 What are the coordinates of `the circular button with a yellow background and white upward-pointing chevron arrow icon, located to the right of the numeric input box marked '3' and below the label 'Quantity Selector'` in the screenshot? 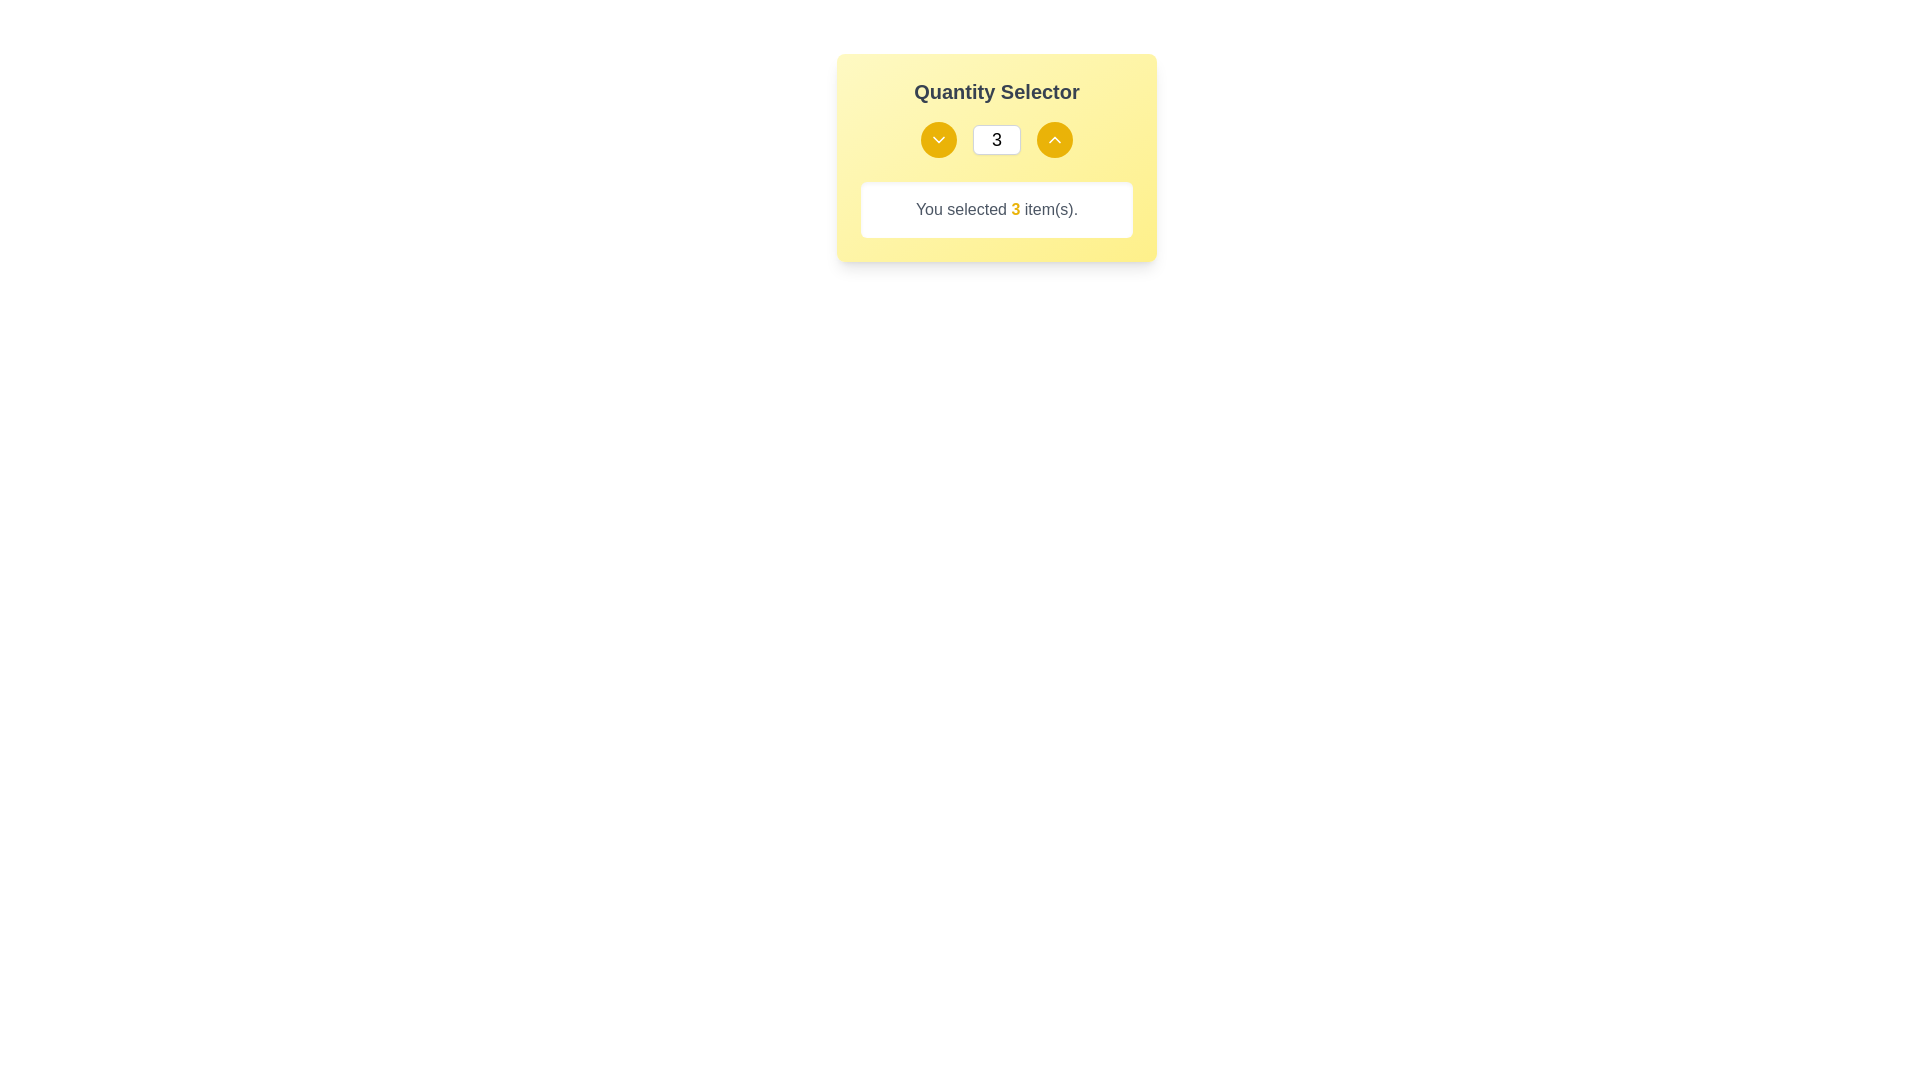 It's located at (1054, 138).